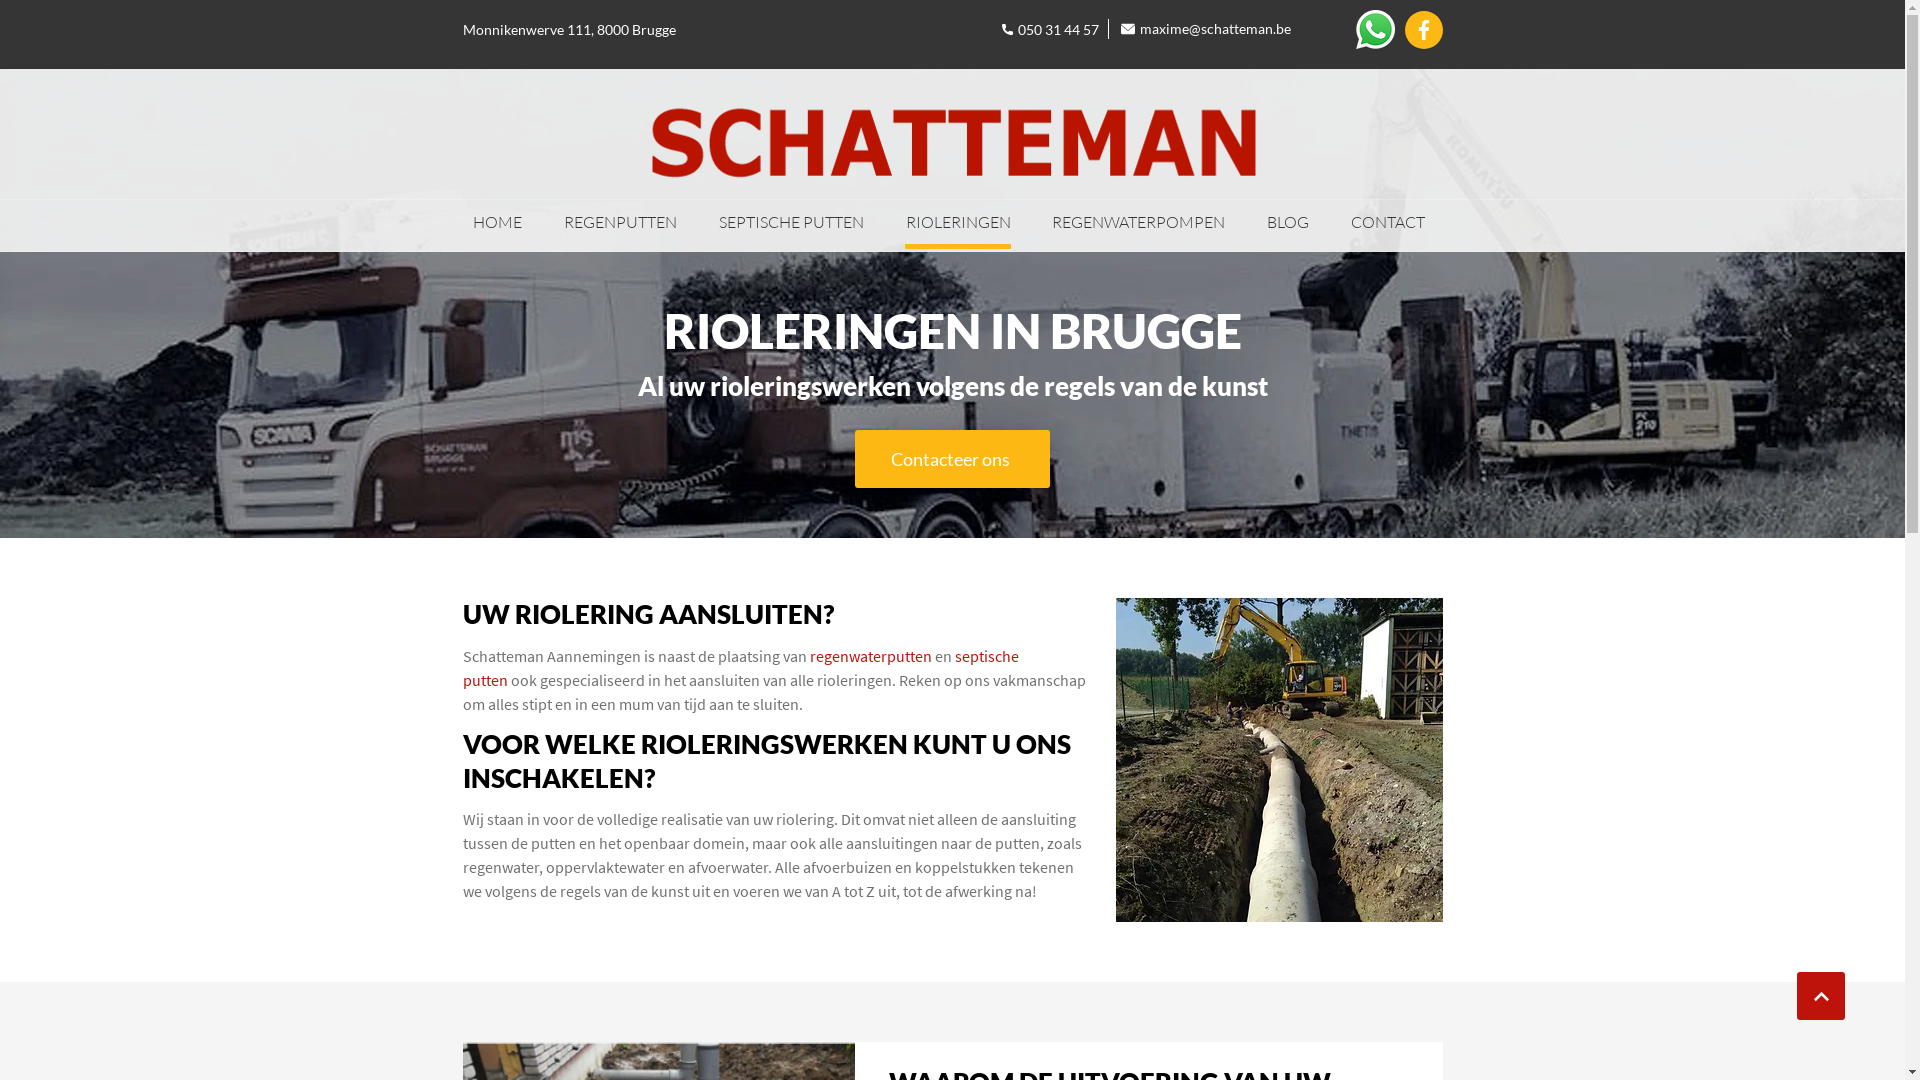 The width and height of the screenshot is (1920, 1080). Describe the element at coordinates (870, 655) in the screenshot. I see `'regenwaterputten'` at that location.